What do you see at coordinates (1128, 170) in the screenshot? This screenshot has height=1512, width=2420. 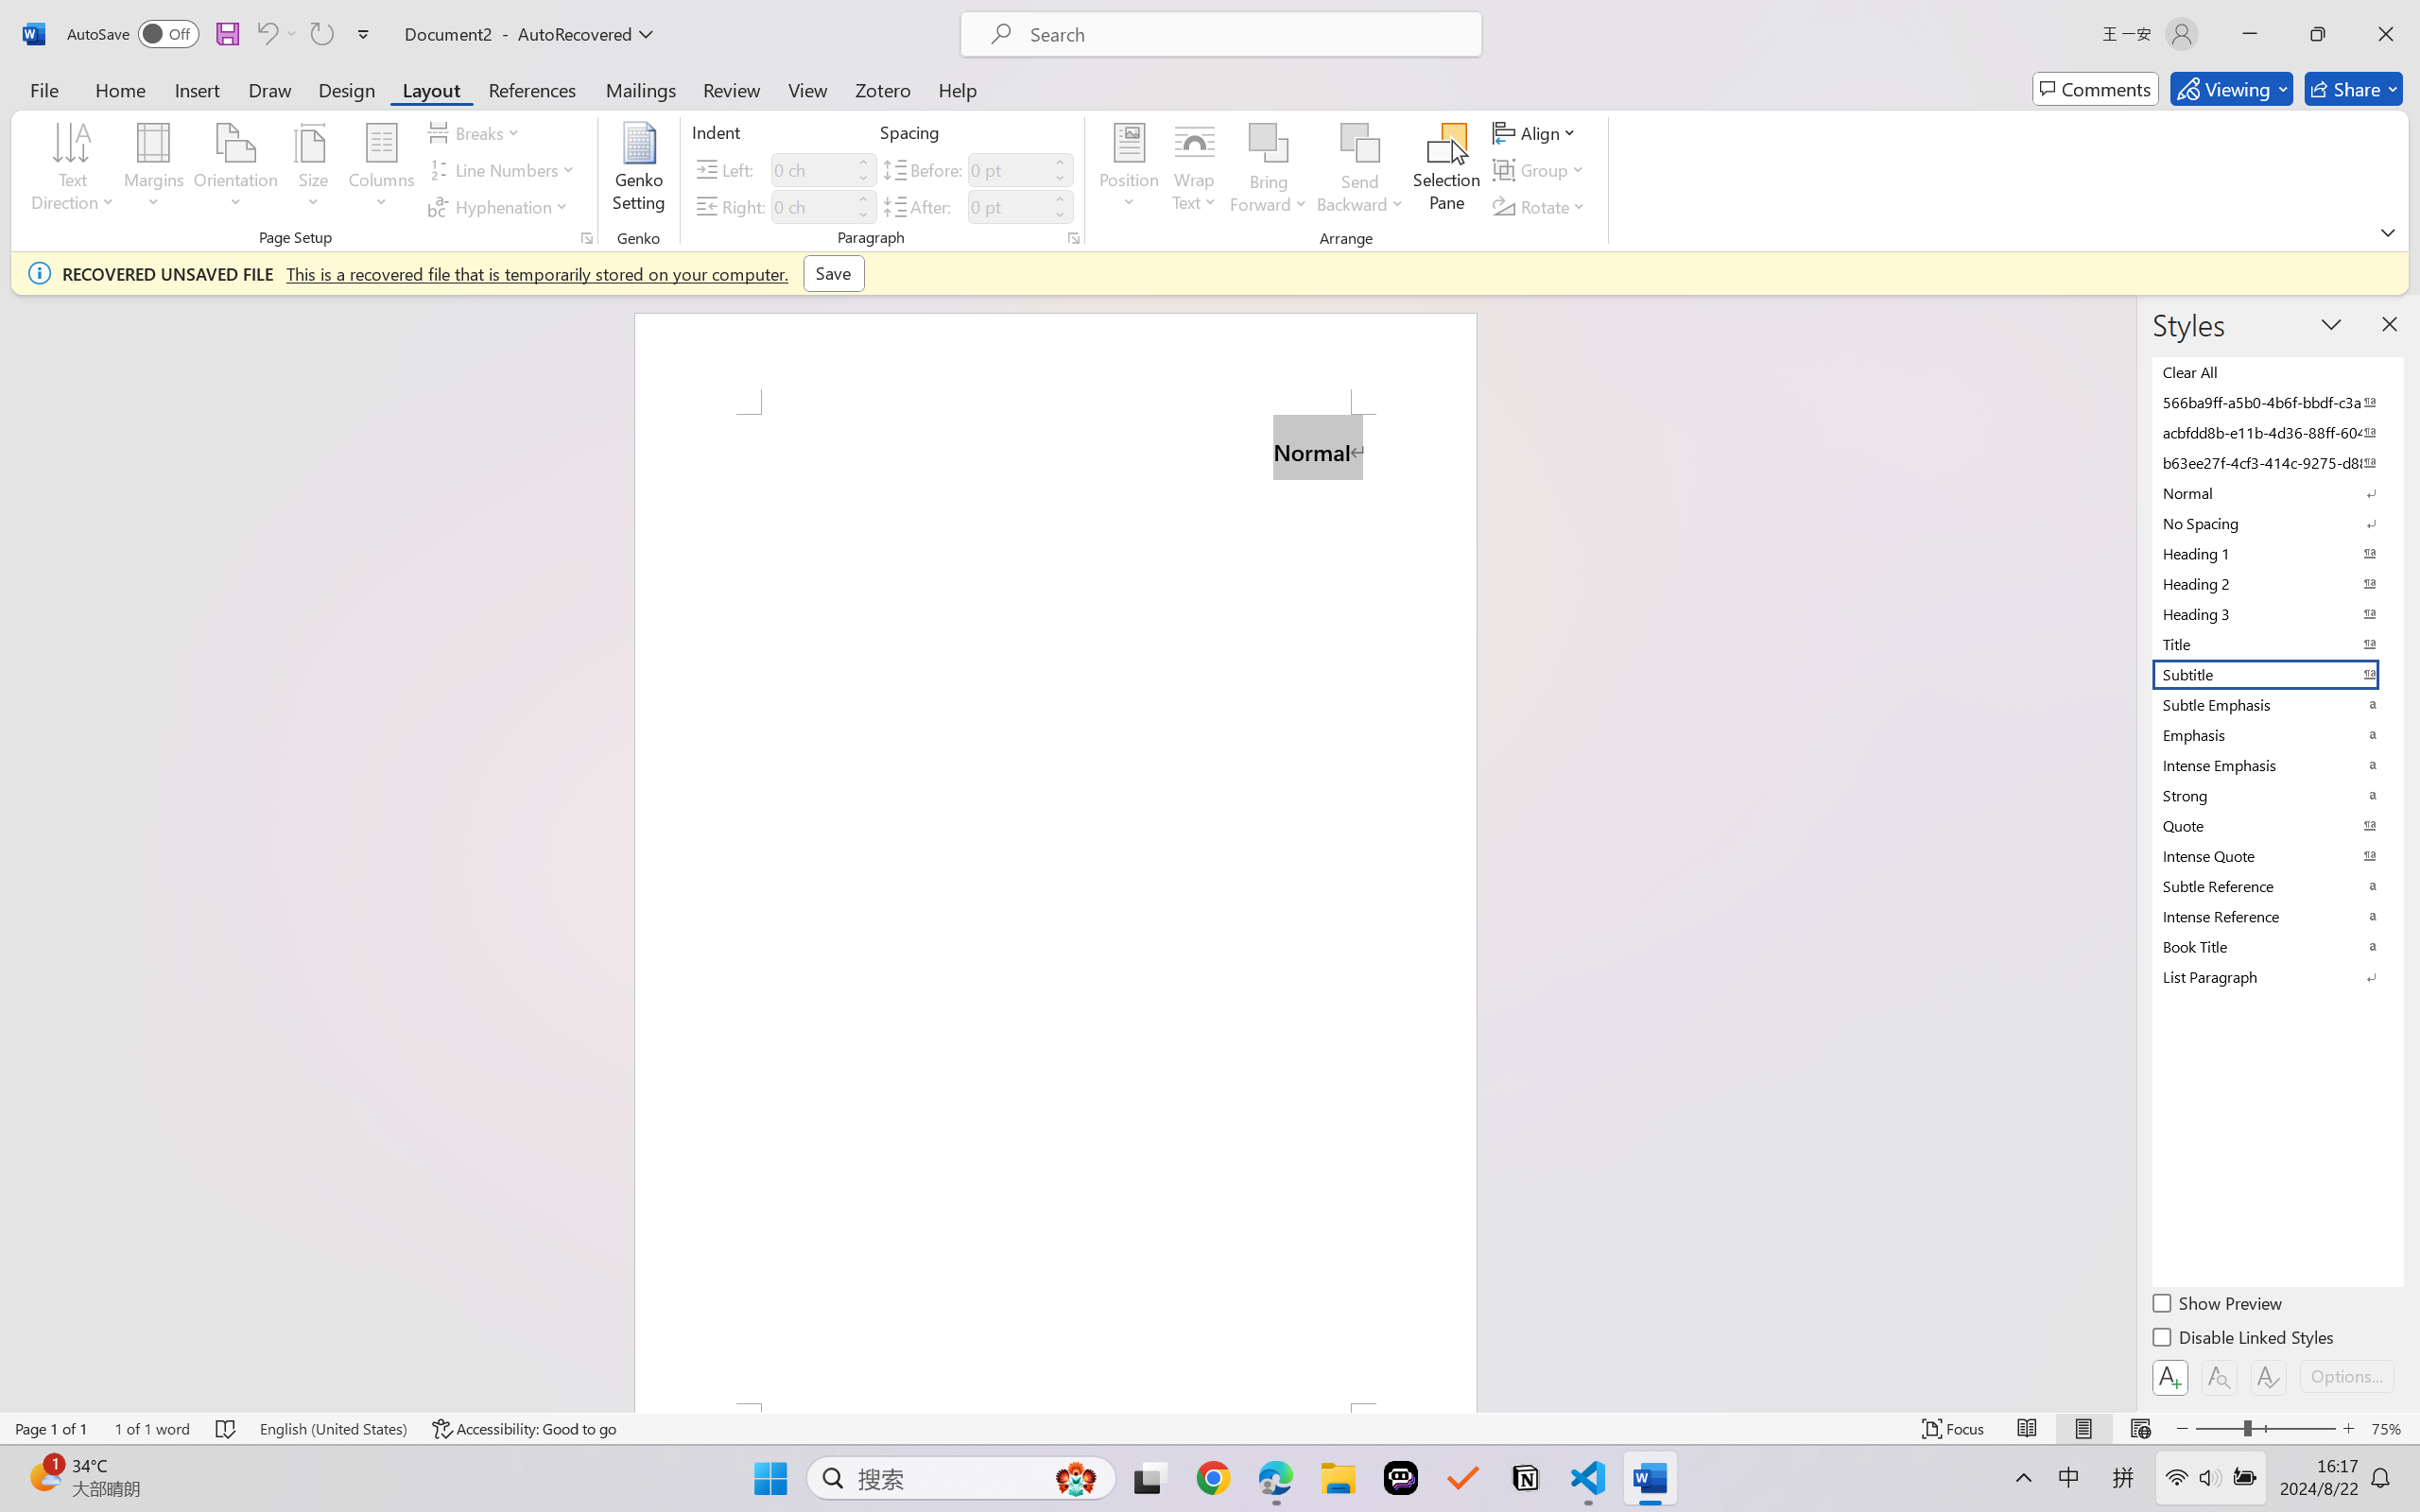 I see `'Position'` at bounding box center [1128, 170].